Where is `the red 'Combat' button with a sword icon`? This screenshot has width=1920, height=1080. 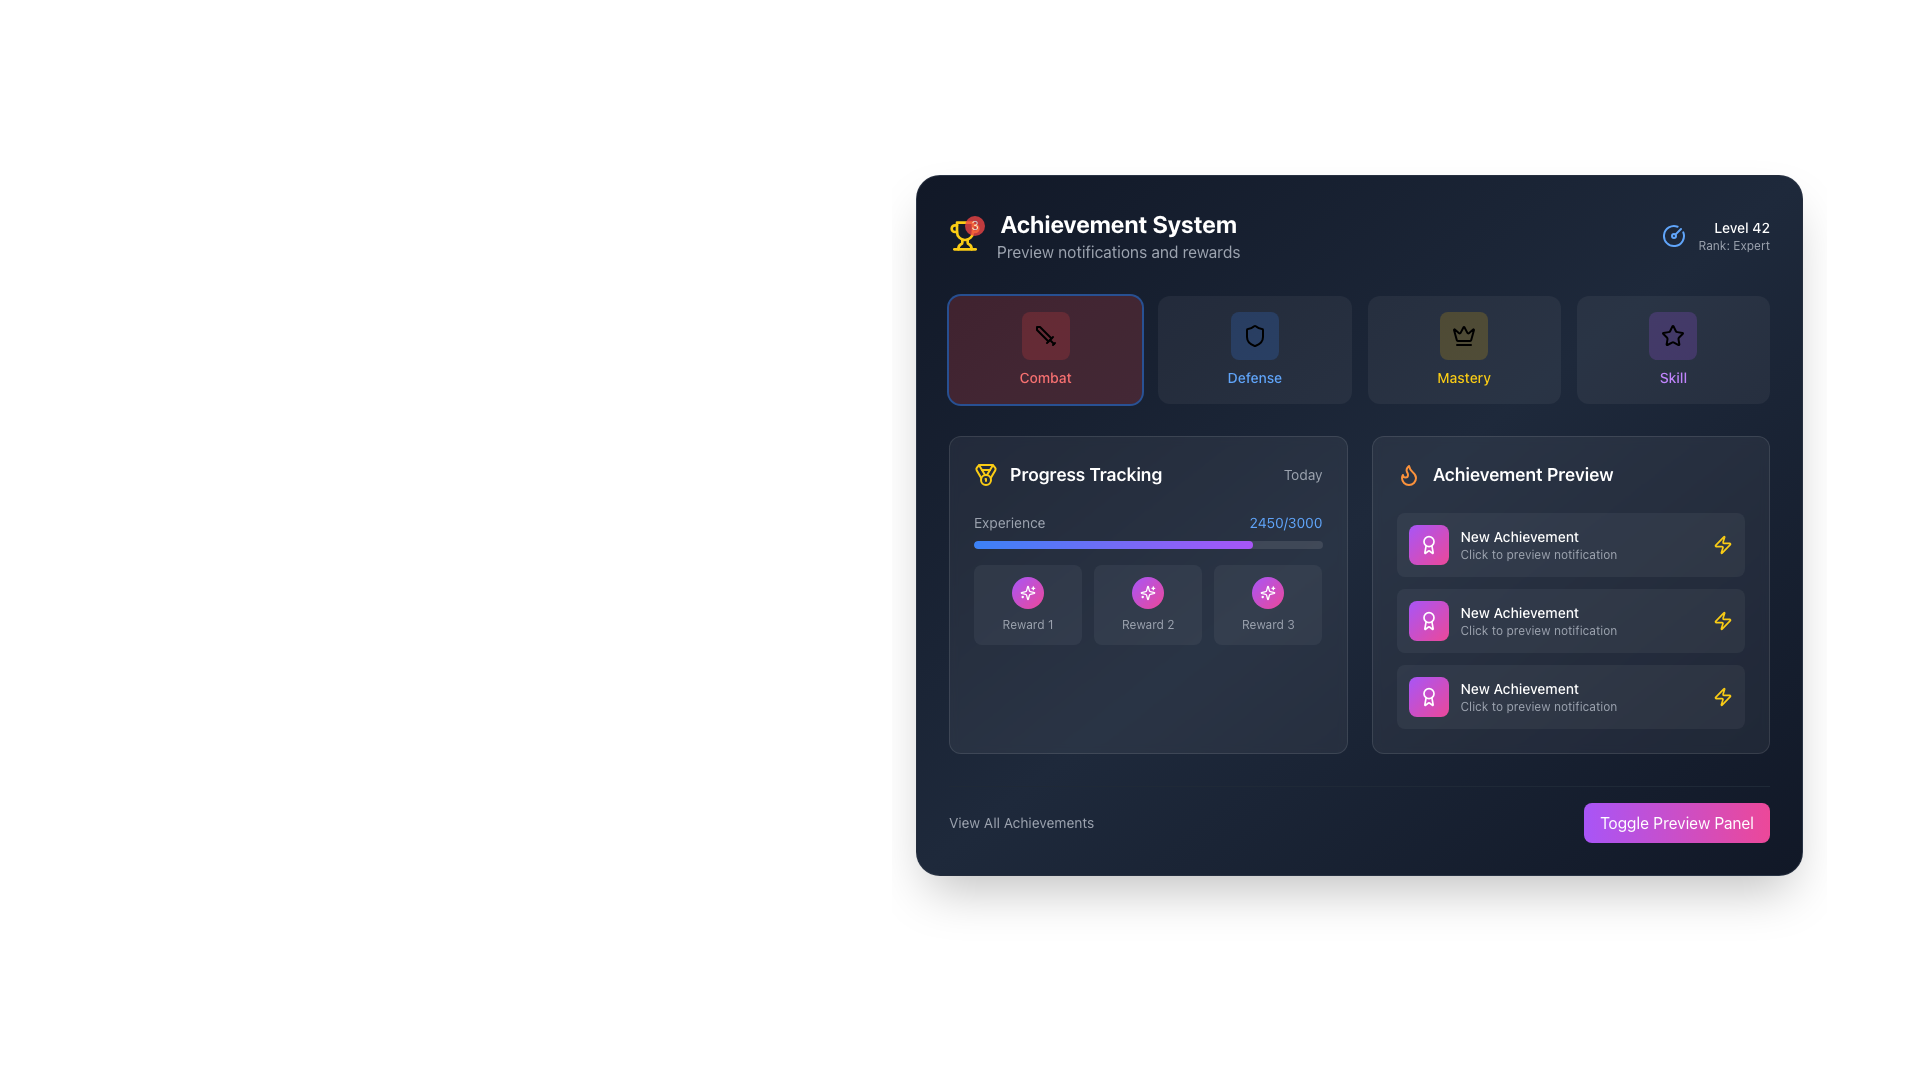 the red 'Combat' button with a sword icon is located at coordinates (1044, 349).